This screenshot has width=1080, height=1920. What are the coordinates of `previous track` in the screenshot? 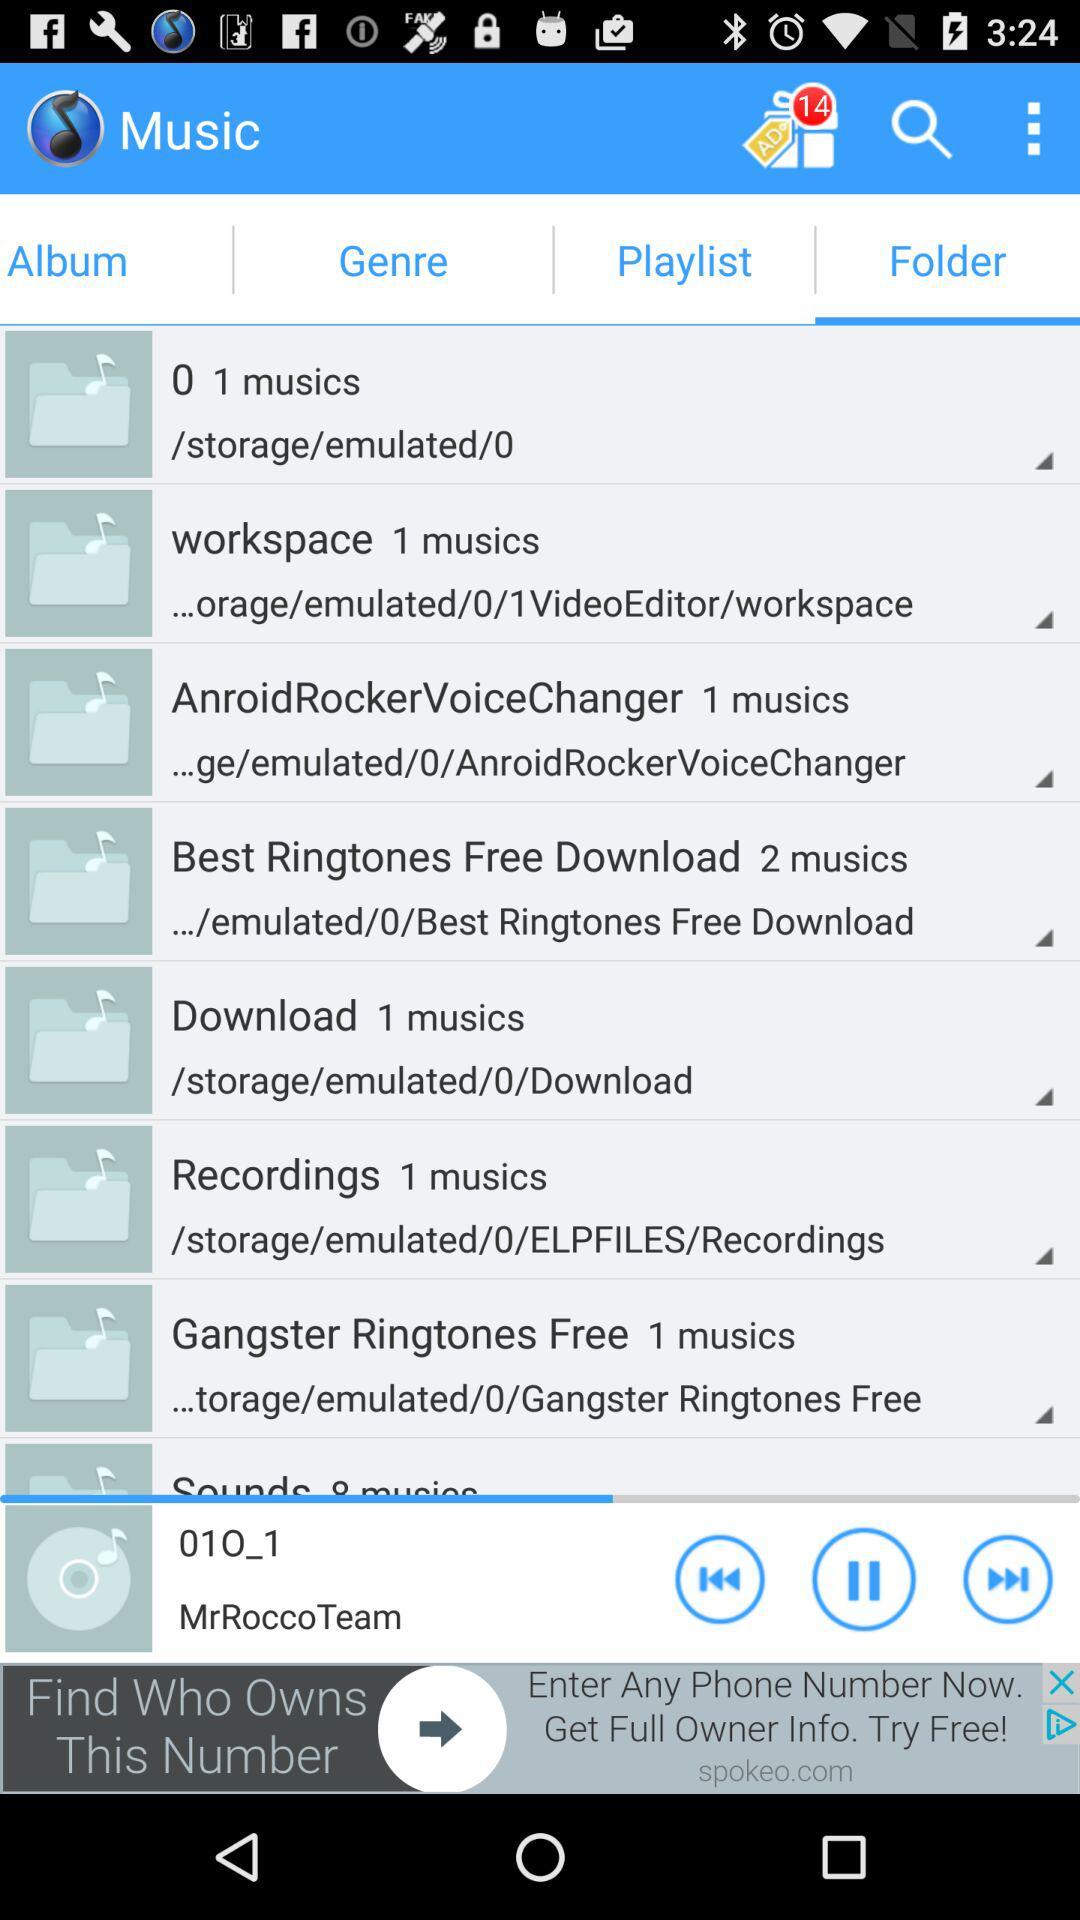 It's located at (720, 1577).